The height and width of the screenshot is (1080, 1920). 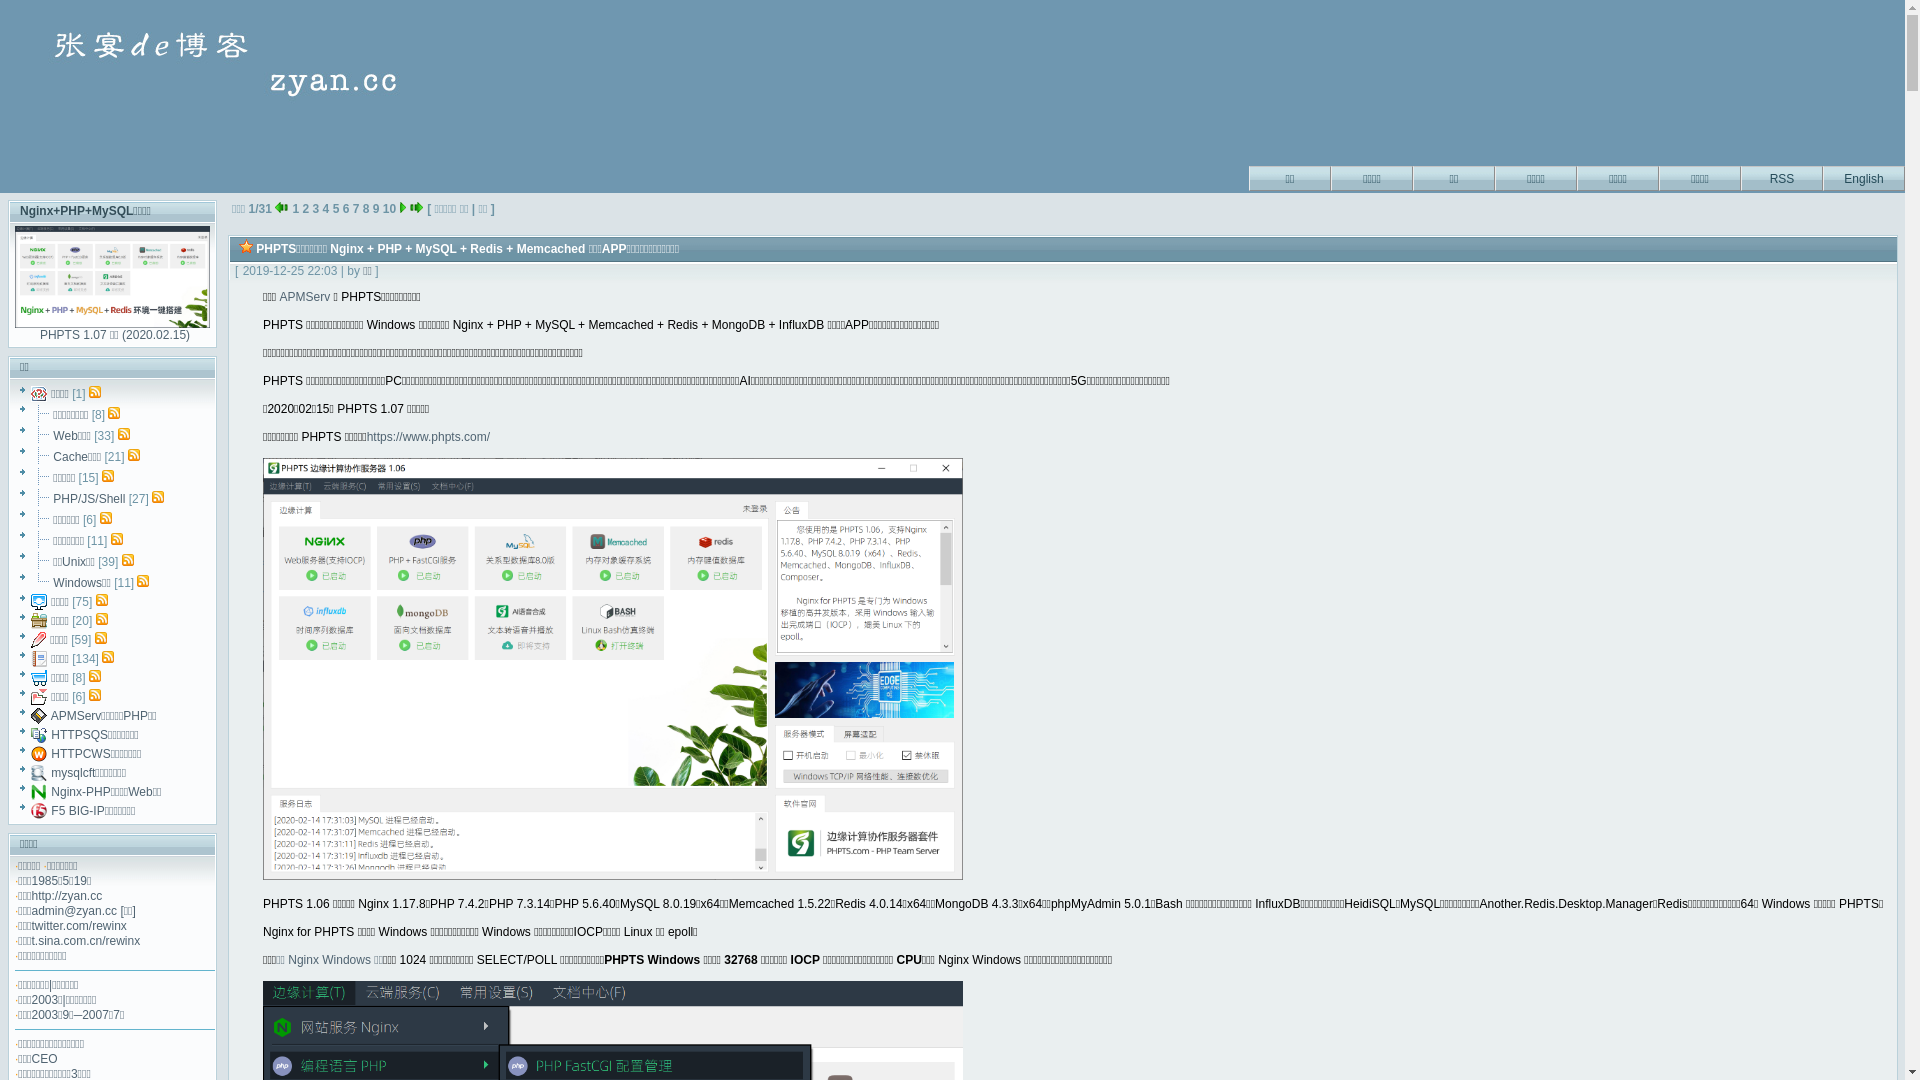 I want to click on 'APMServ', so click(x=303, y=297).